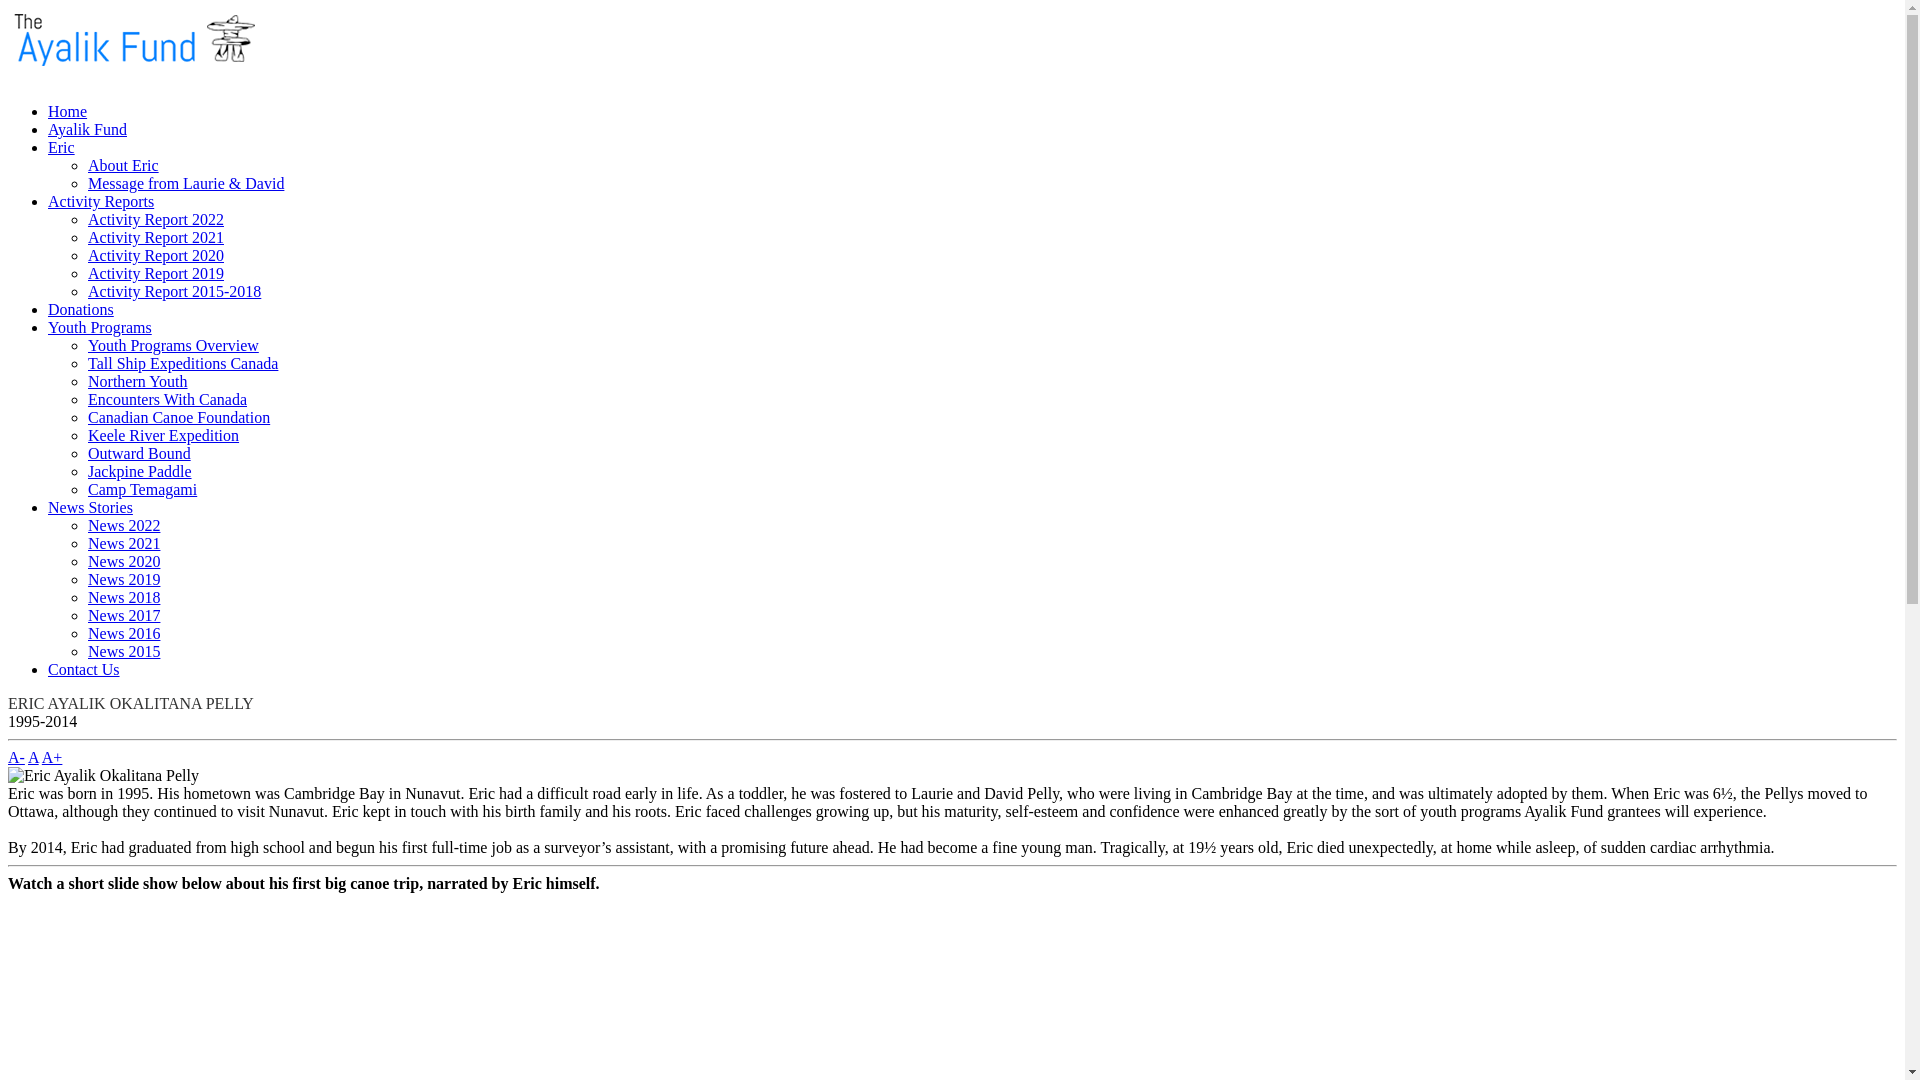 This screenshot has height=1080, width=1920. I want to click on 'News 2022', so click(123, 524).